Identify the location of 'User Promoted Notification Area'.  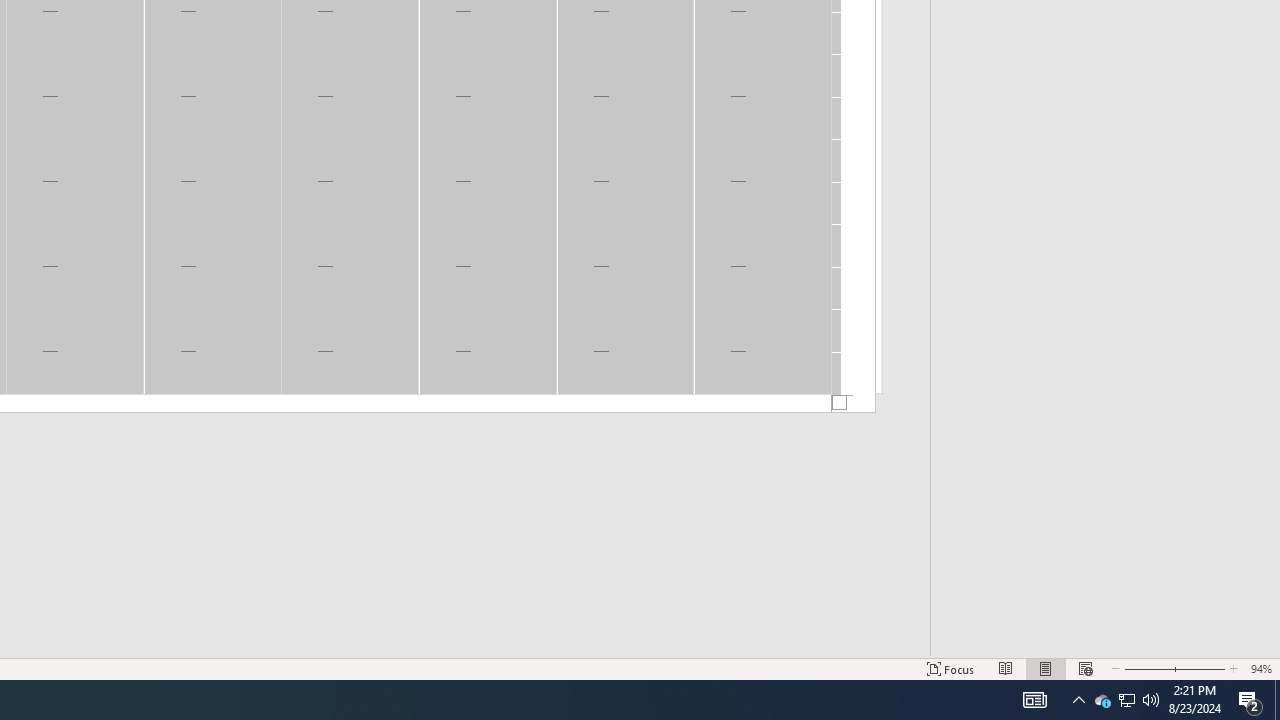
(1151, 698).